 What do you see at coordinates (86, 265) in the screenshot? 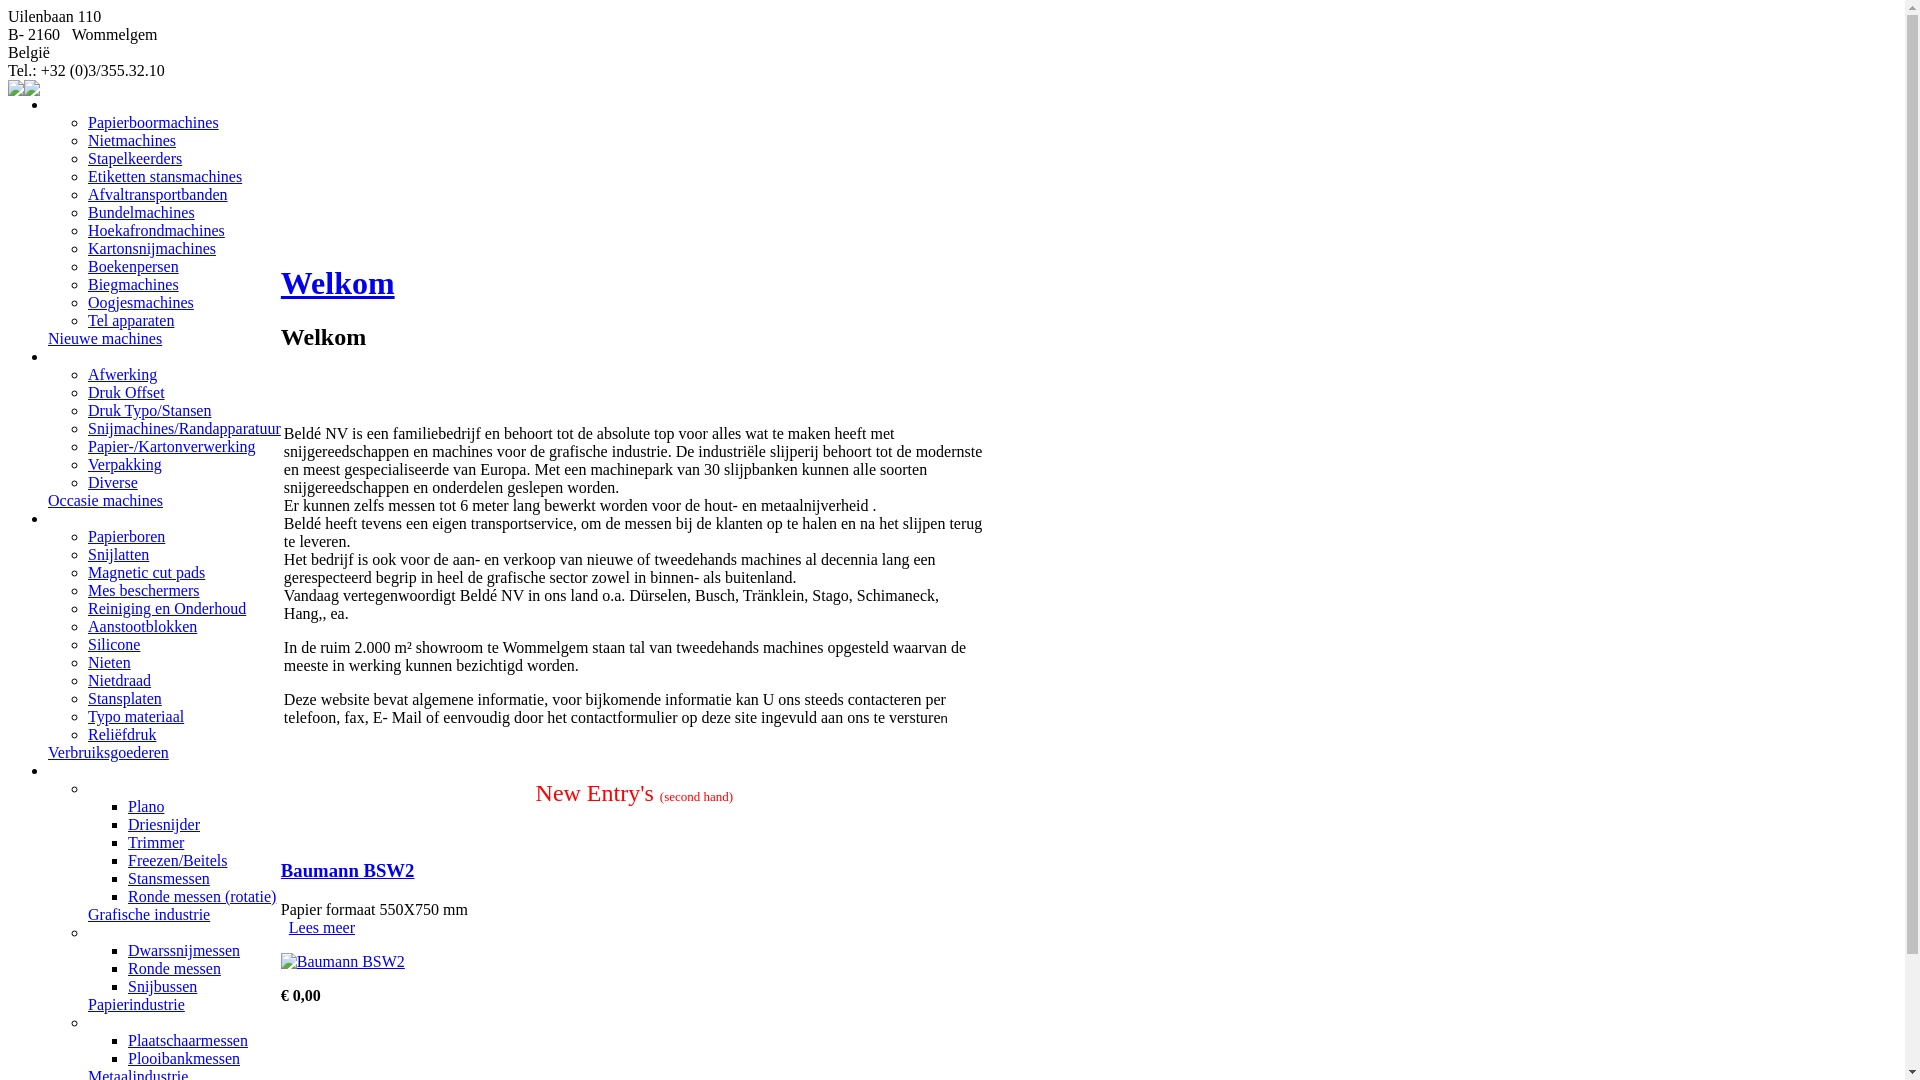
I see `'Boekenpersen'` at bounding box center [86, 265].